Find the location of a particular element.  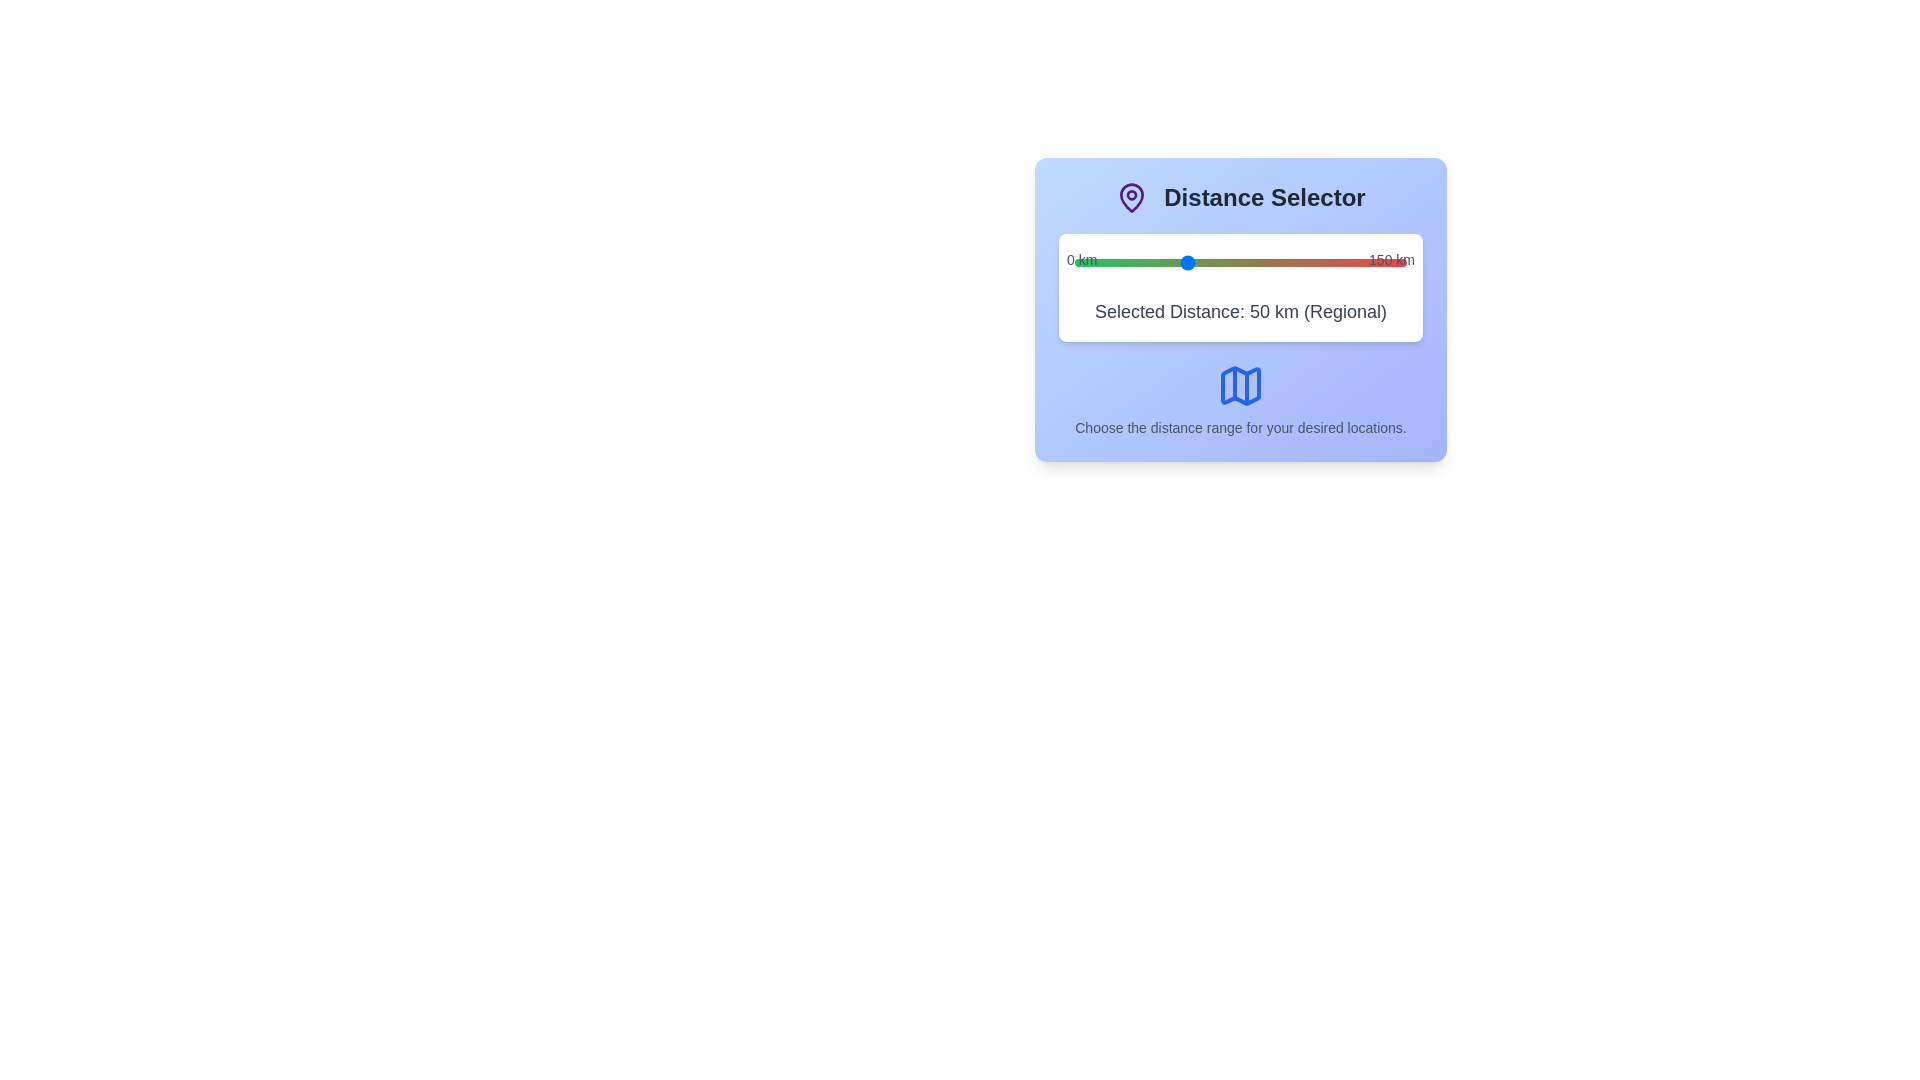

the map icon to trigger its associated action is located at coordinates (1240, 385).